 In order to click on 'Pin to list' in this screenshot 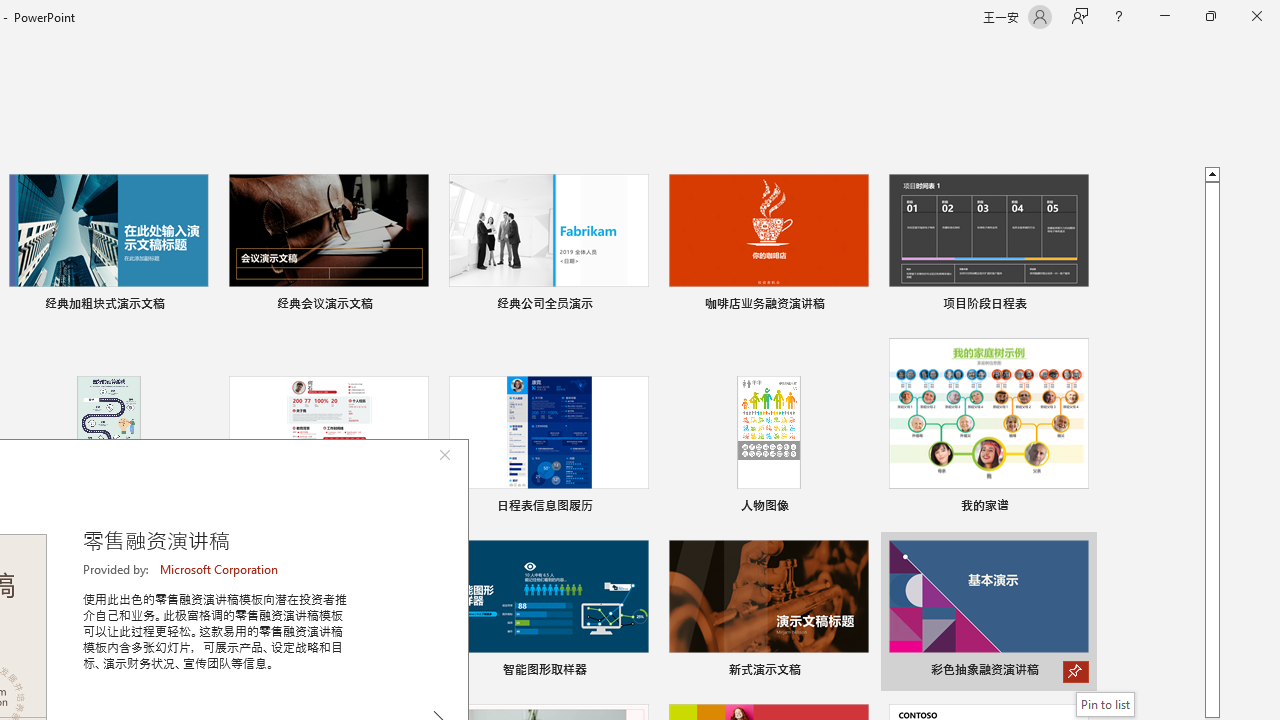, I will do `click(1104, 703)`.